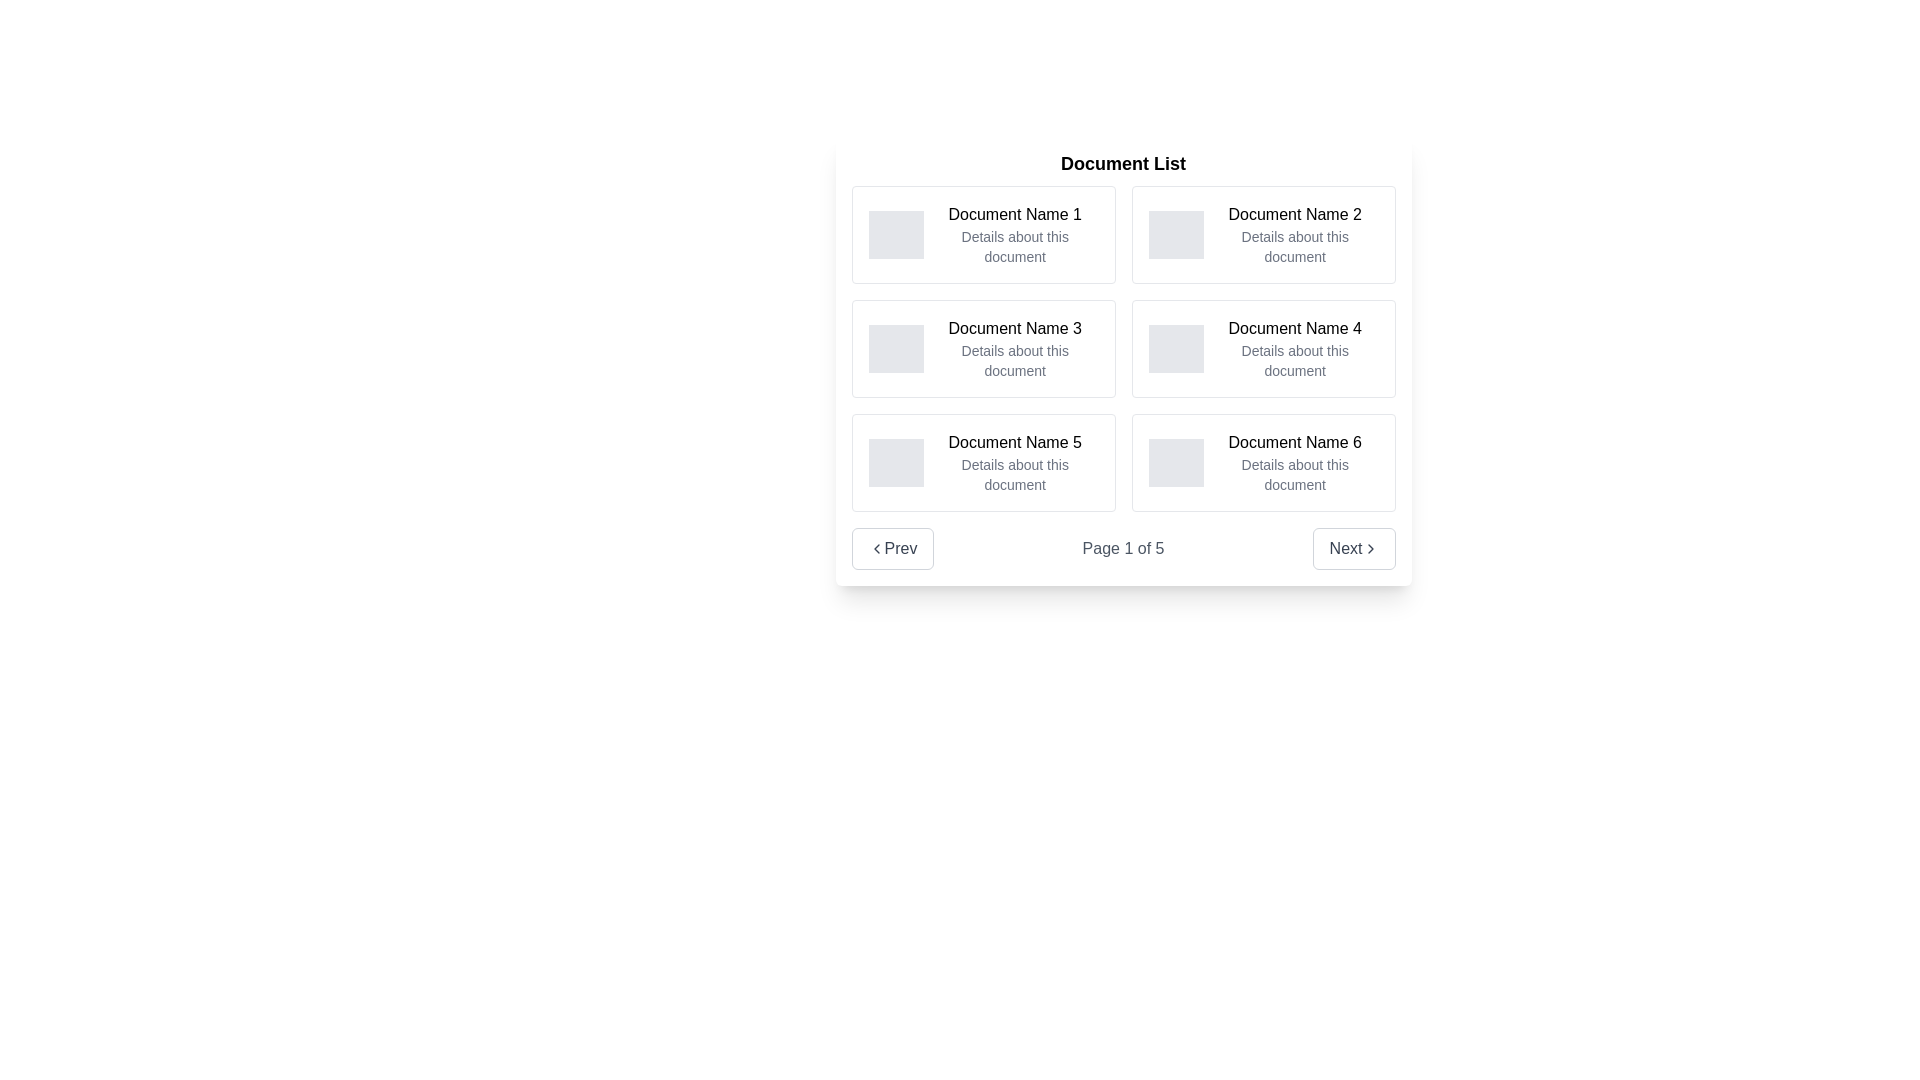 The image size is (1920, 1080). What do you see at coordinates (1295, 474) in the screenshot?
I see `the non-interactive text label providing information about 'Document Name 6' located in the bottom-right card of the grid layout` at bounding box center [1295, 474].